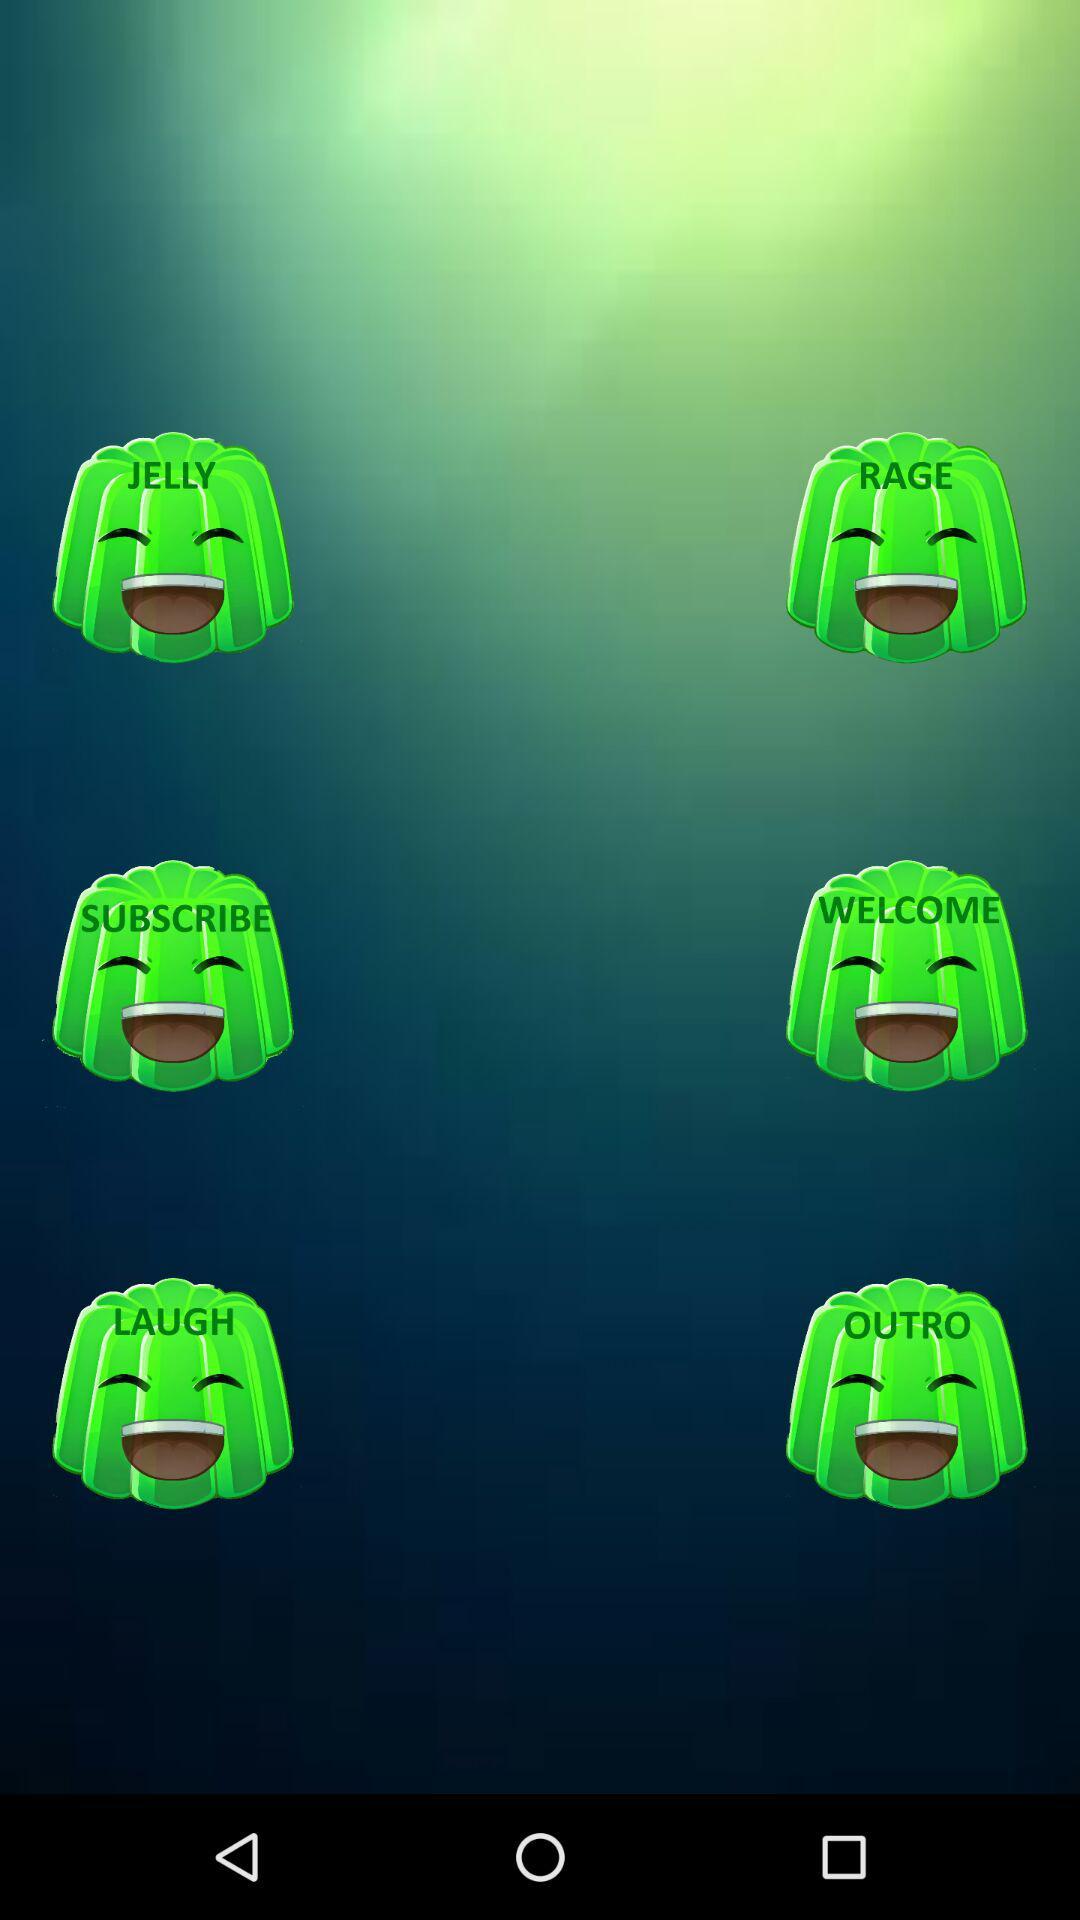 The height and width of the screenshot is (1920, 1080). What do you see at coordinates (906, 1394) in the screenshot?
I see `the icon at the bottom right corner` at bounding box center [906, 1394].